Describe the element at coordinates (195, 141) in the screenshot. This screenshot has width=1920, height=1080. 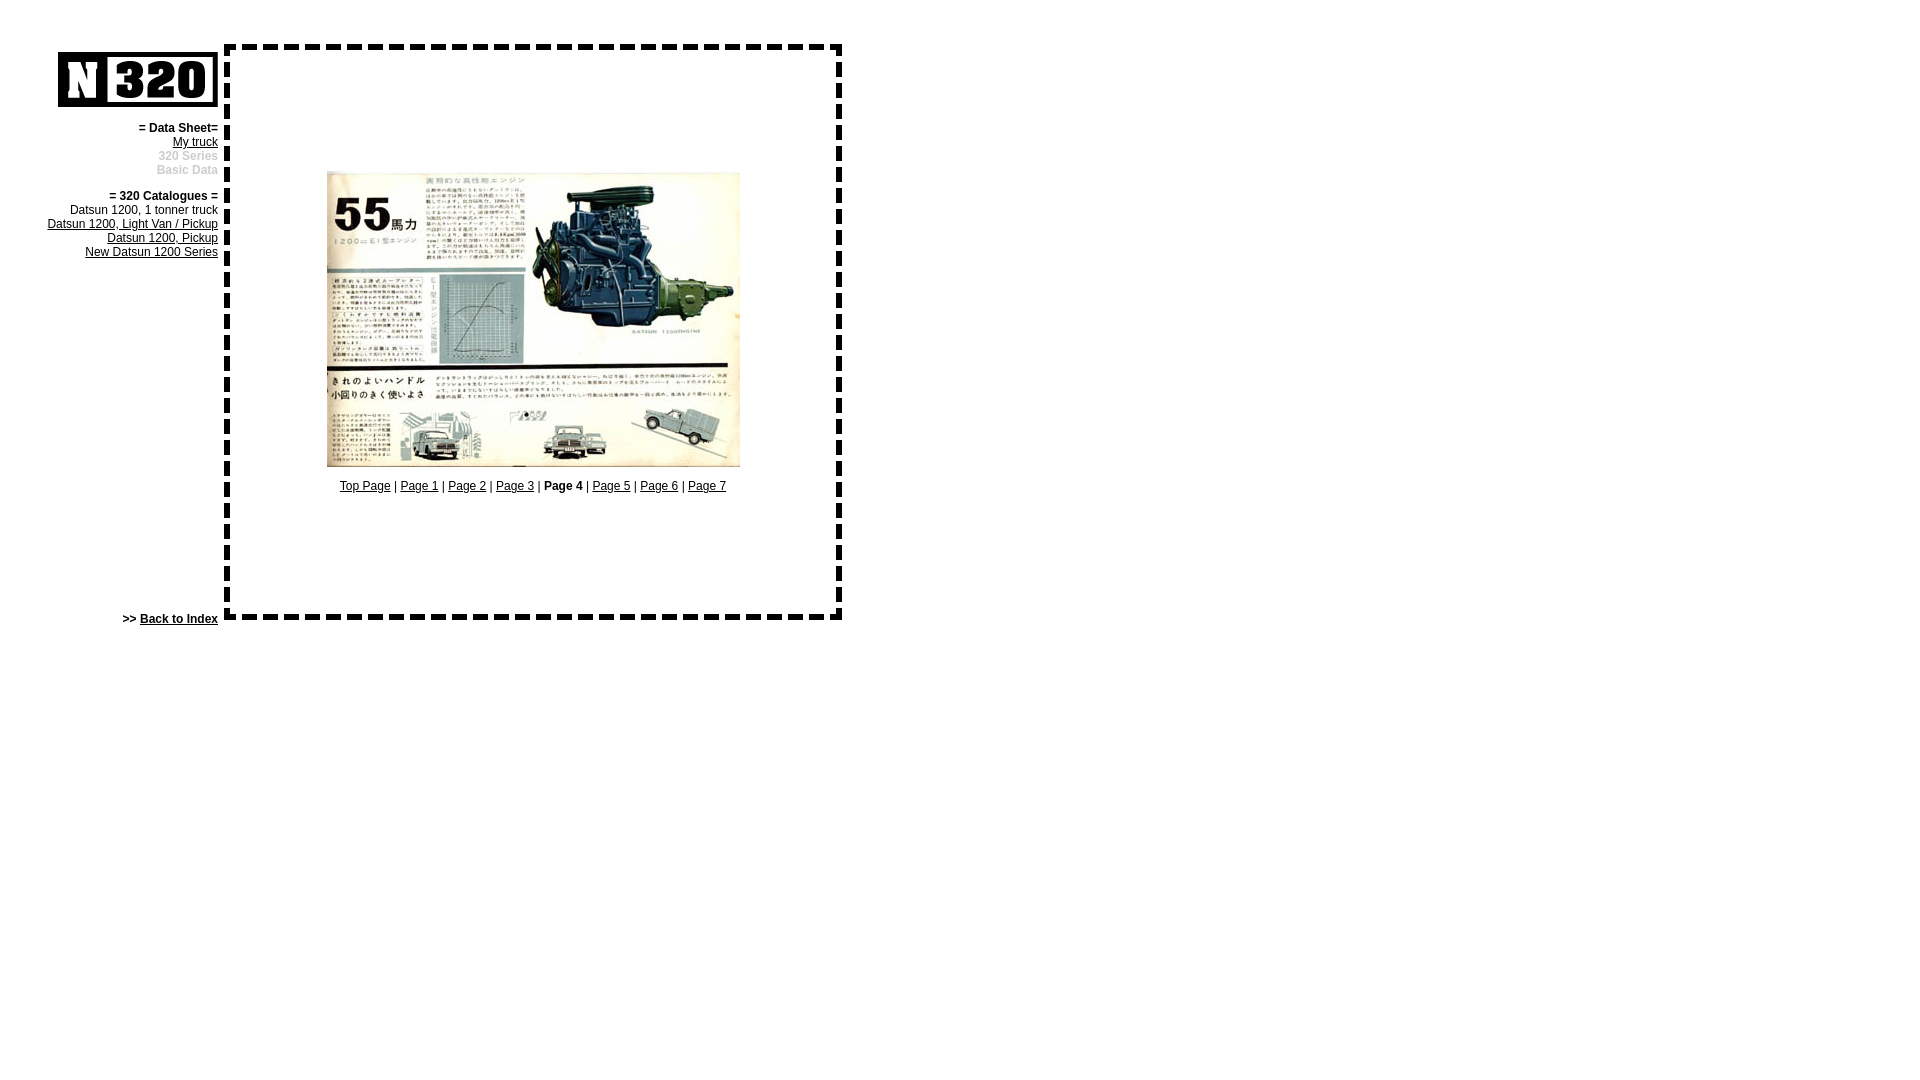
I see `'My truck'` at that location.